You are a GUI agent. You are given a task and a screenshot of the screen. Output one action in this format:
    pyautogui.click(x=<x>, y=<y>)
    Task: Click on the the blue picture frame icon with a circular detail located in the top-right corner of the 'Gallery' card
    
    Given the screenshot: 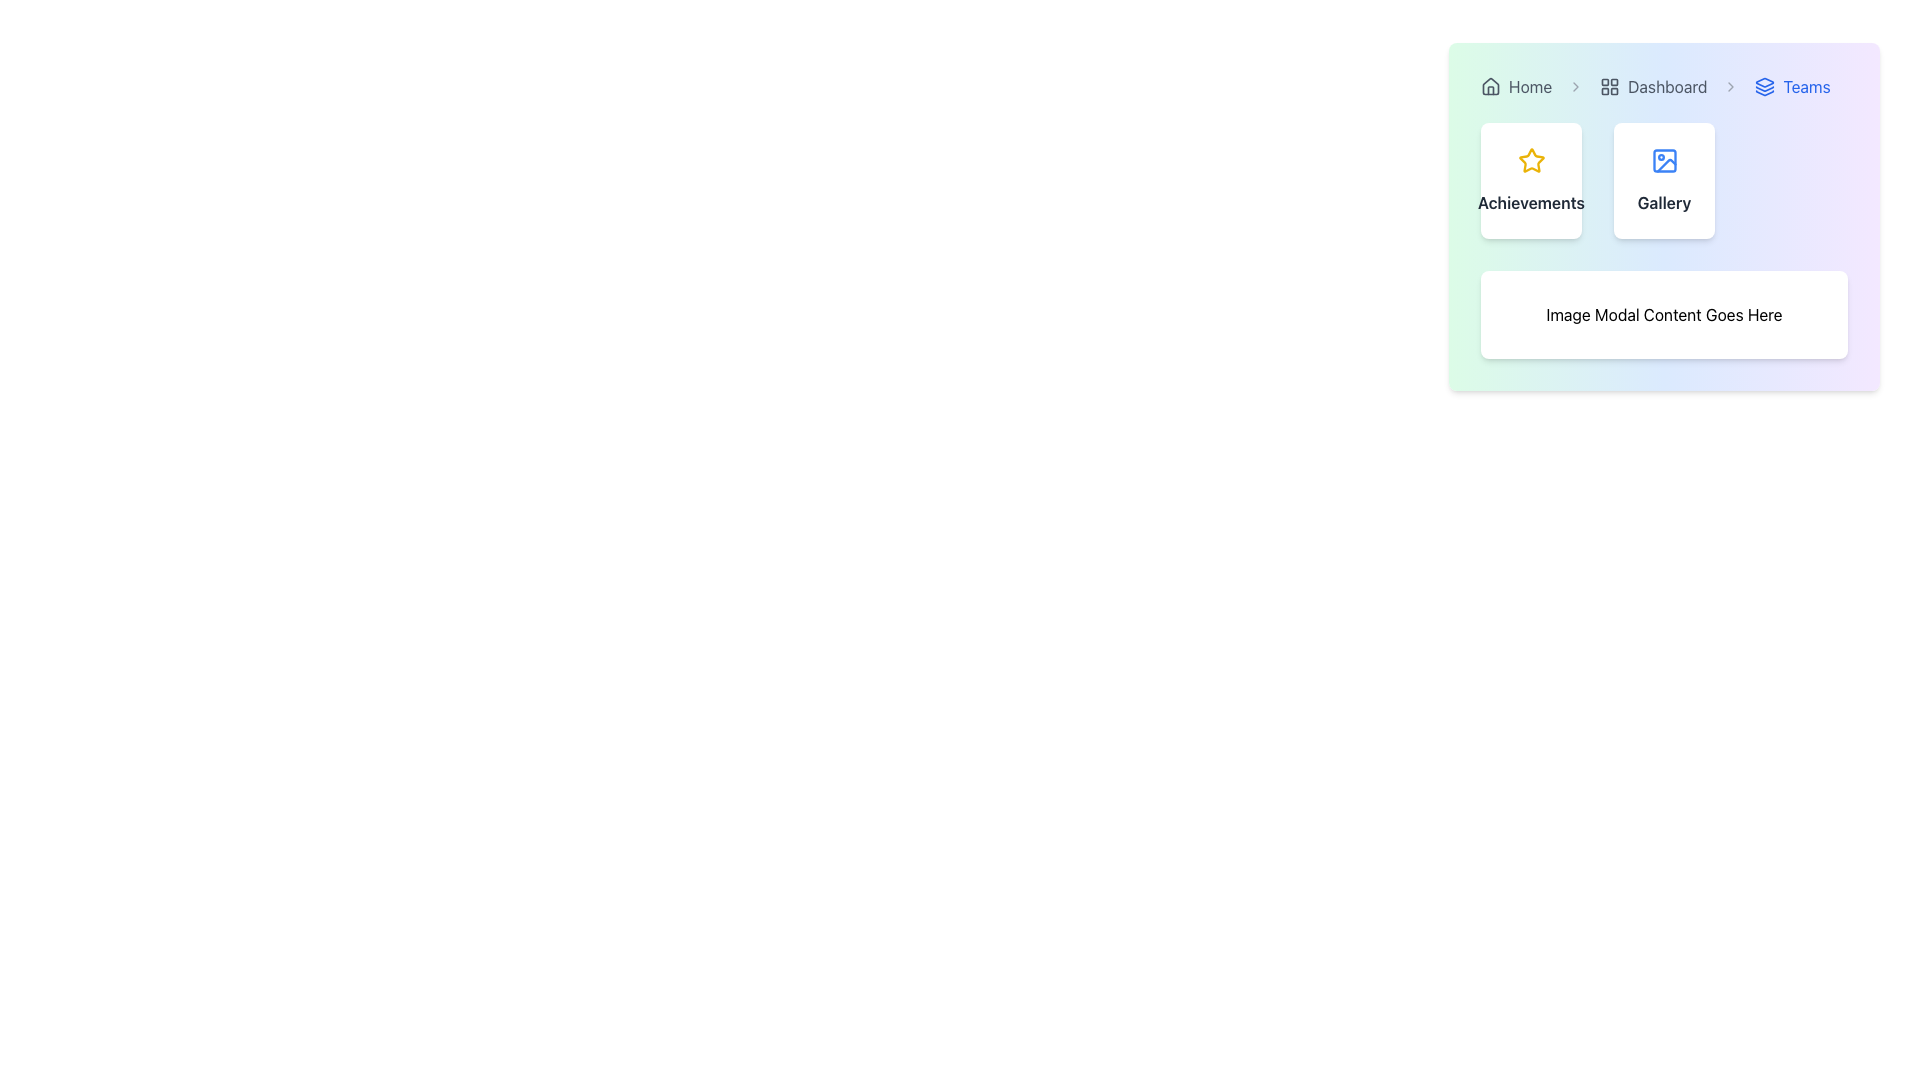 What is the action you would take?
    pyautogui.click(x=1664, y=160)
    